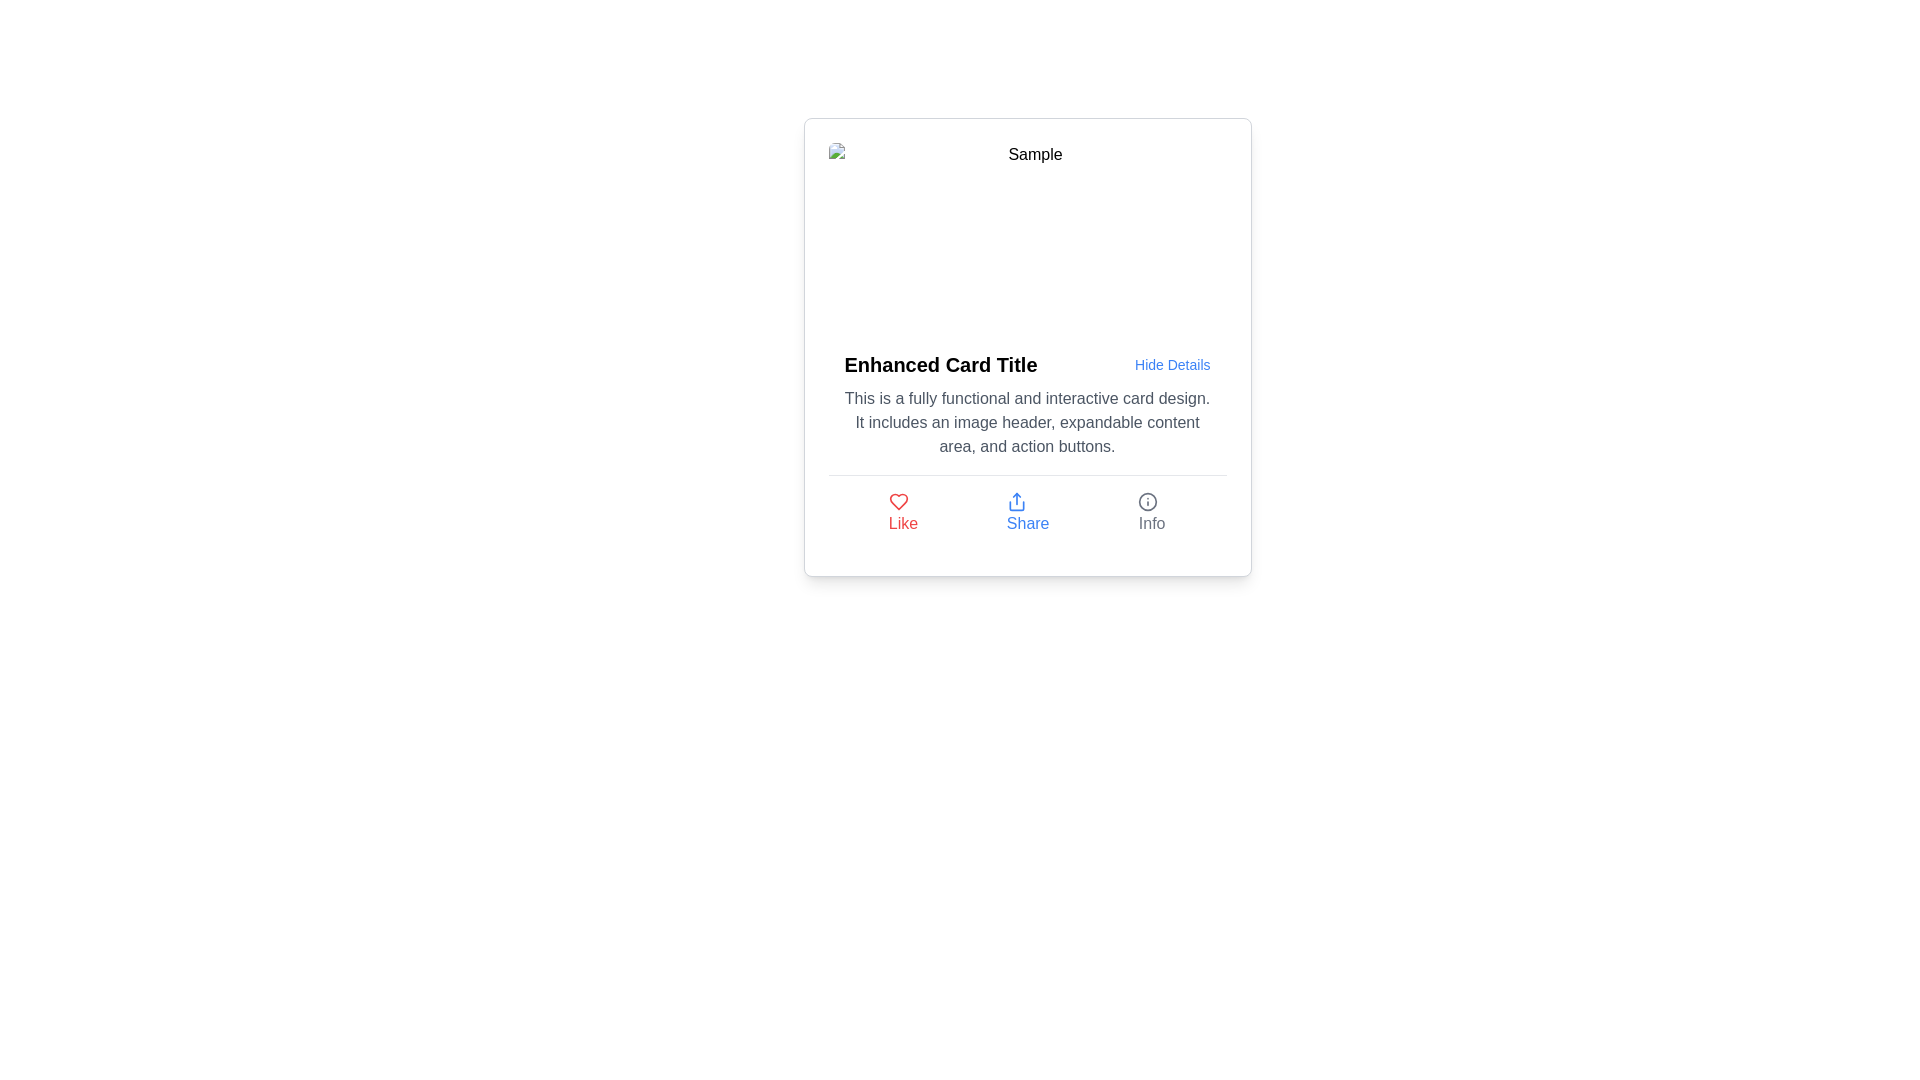 Image resolution: width=1920 pixels, height=1080 pixels. What do you see at coordinates (1027, 422) in the screenshot?
I see `descriptive text block styled in light gray color, located below the 'Enhanced Card Title' and 'Hide Details' link` at bounding box center [1027, 422].